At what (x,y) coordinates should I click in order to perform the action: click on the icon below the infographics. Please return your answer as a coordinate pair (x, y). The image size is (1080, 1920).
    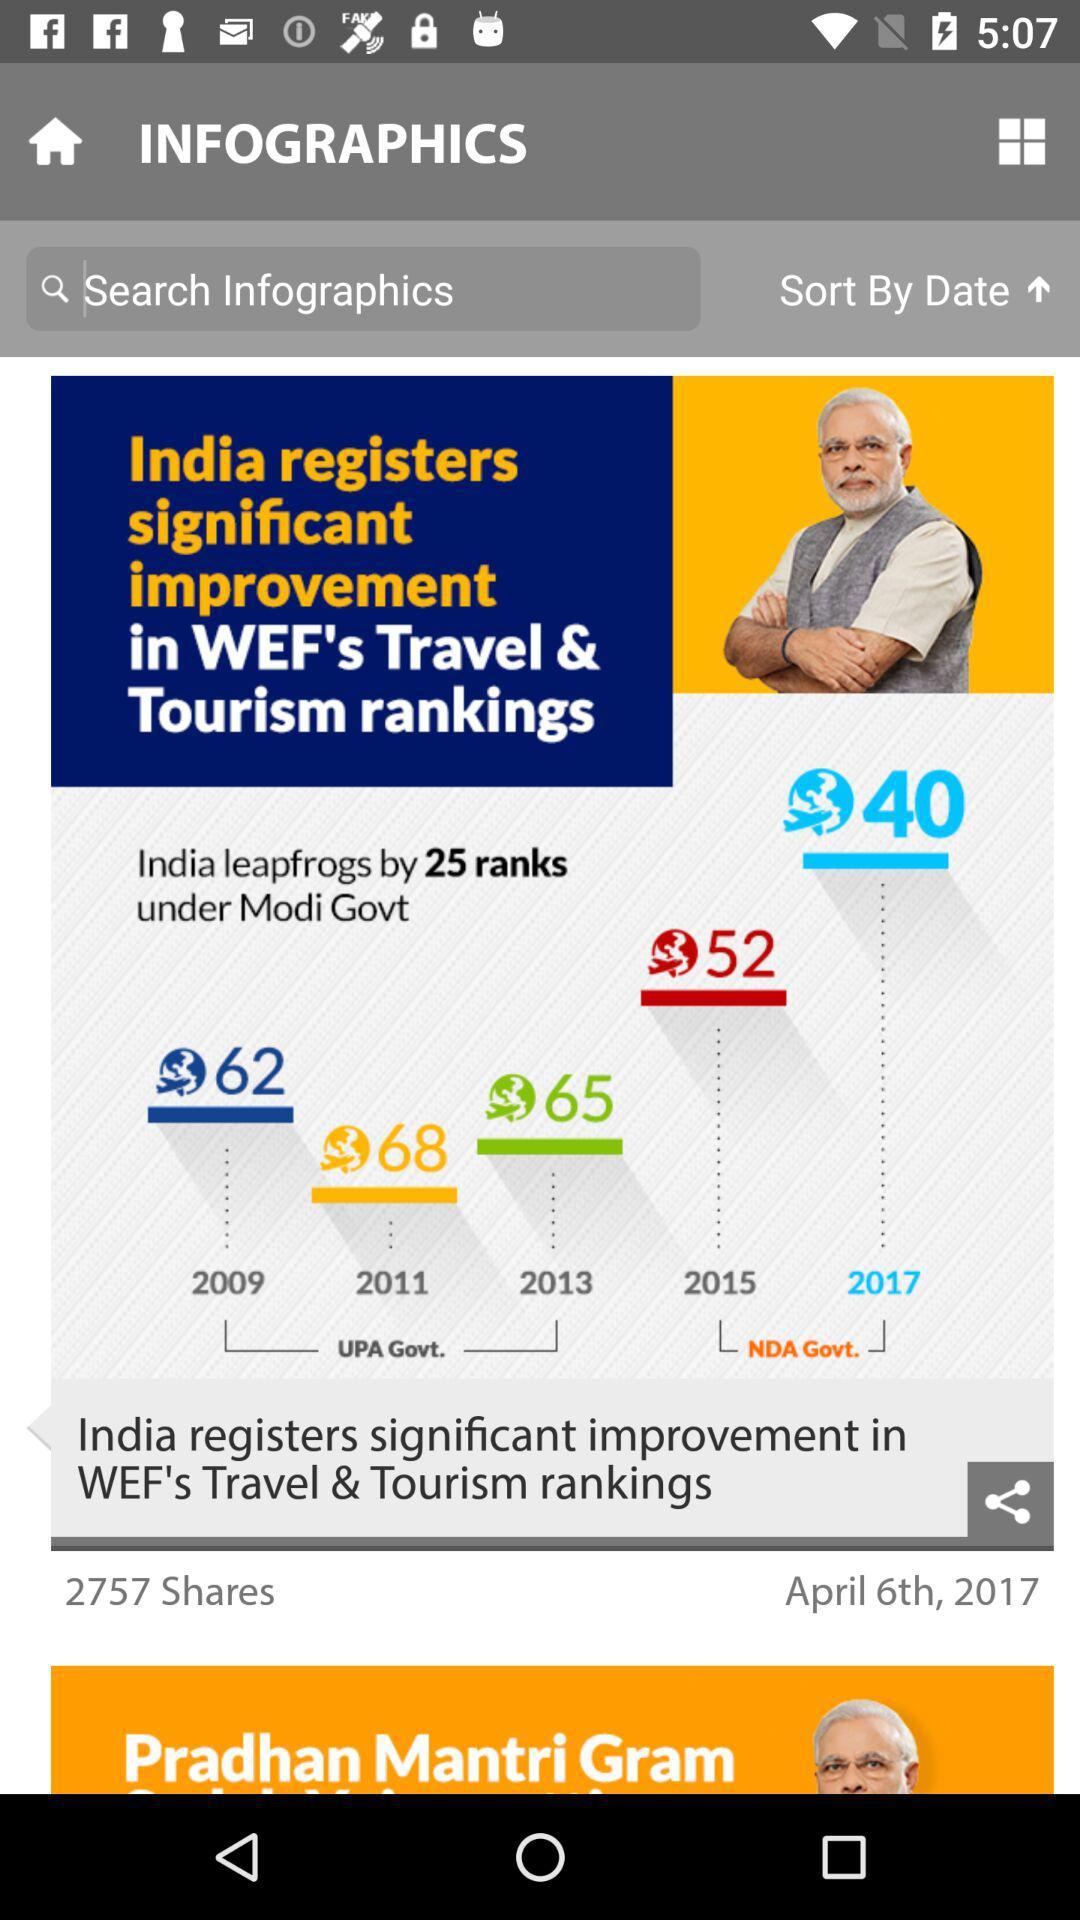
    Looking at the image, I should click on (916, 287).